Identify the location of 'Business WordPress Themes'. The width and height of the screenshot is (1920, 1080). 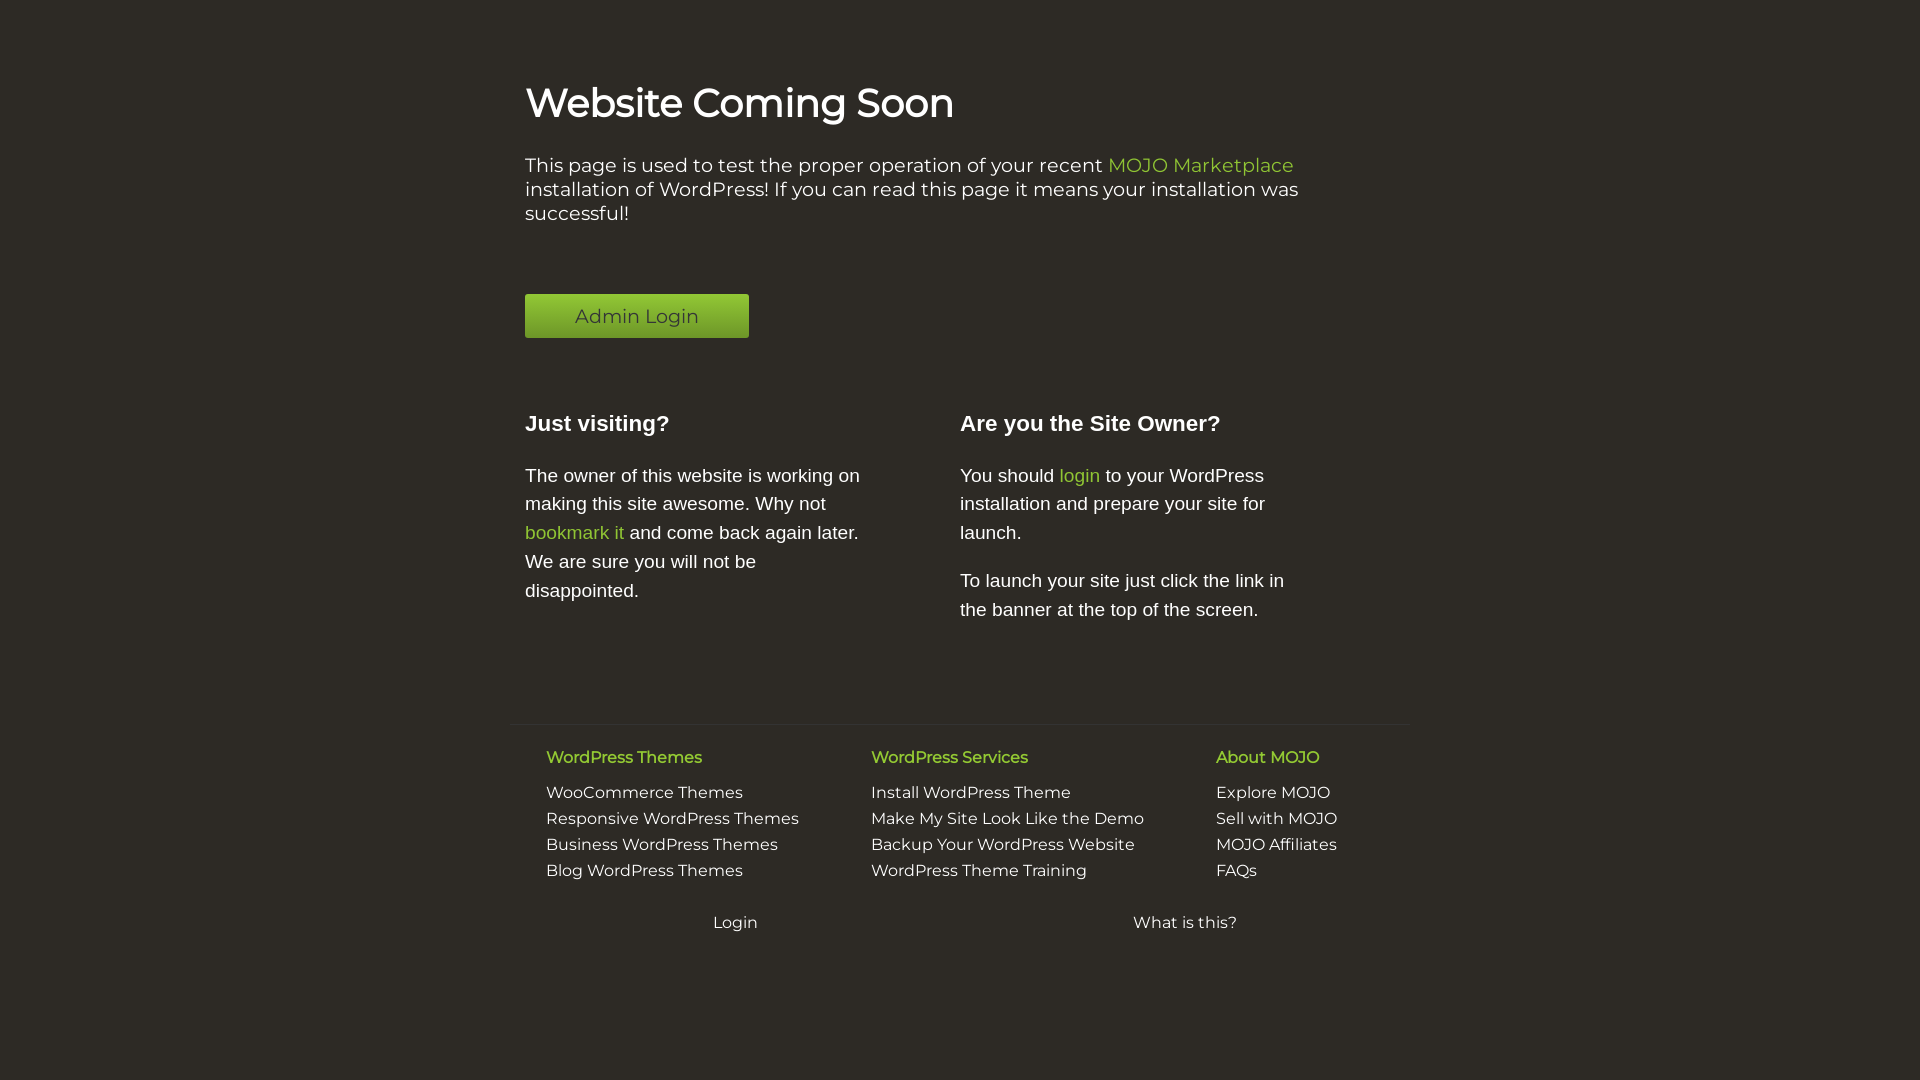
(662, 844).